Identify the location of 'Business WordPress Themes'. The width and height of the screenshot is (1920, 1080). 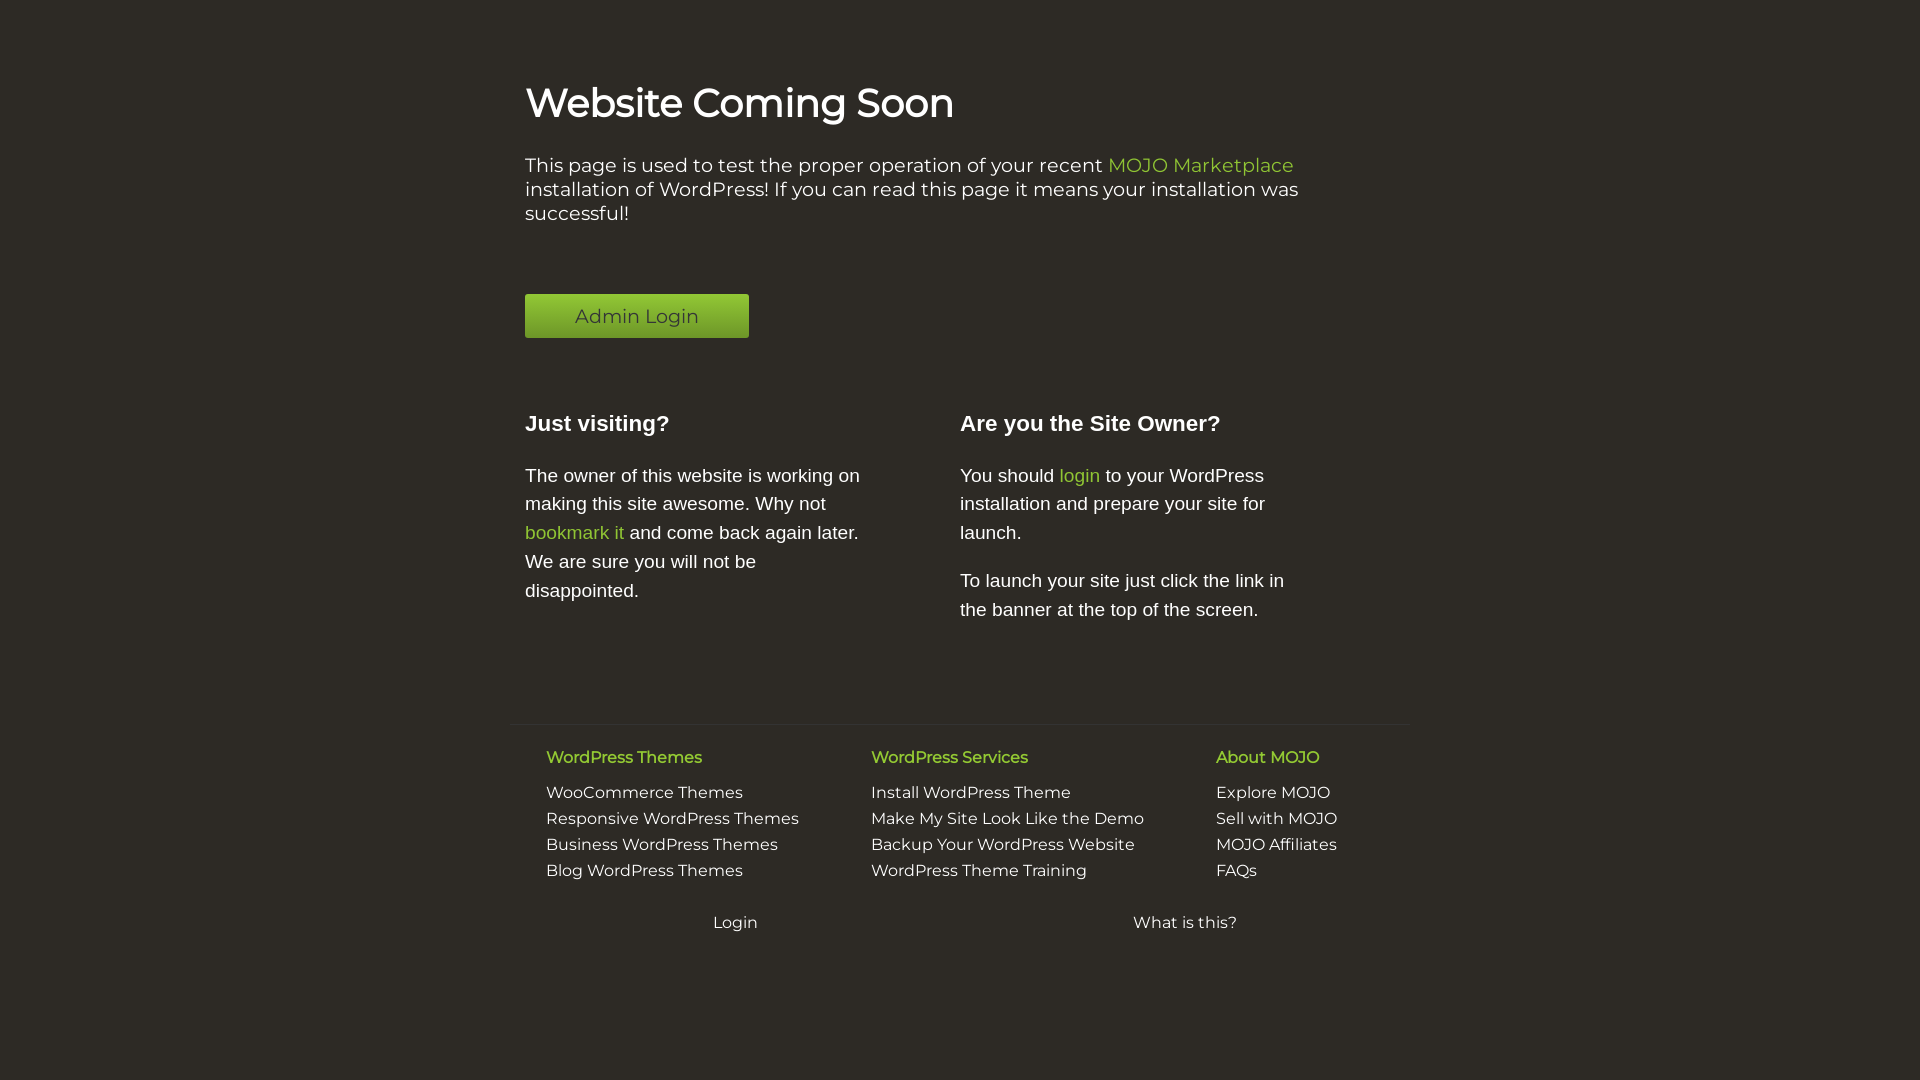
(662, 844).